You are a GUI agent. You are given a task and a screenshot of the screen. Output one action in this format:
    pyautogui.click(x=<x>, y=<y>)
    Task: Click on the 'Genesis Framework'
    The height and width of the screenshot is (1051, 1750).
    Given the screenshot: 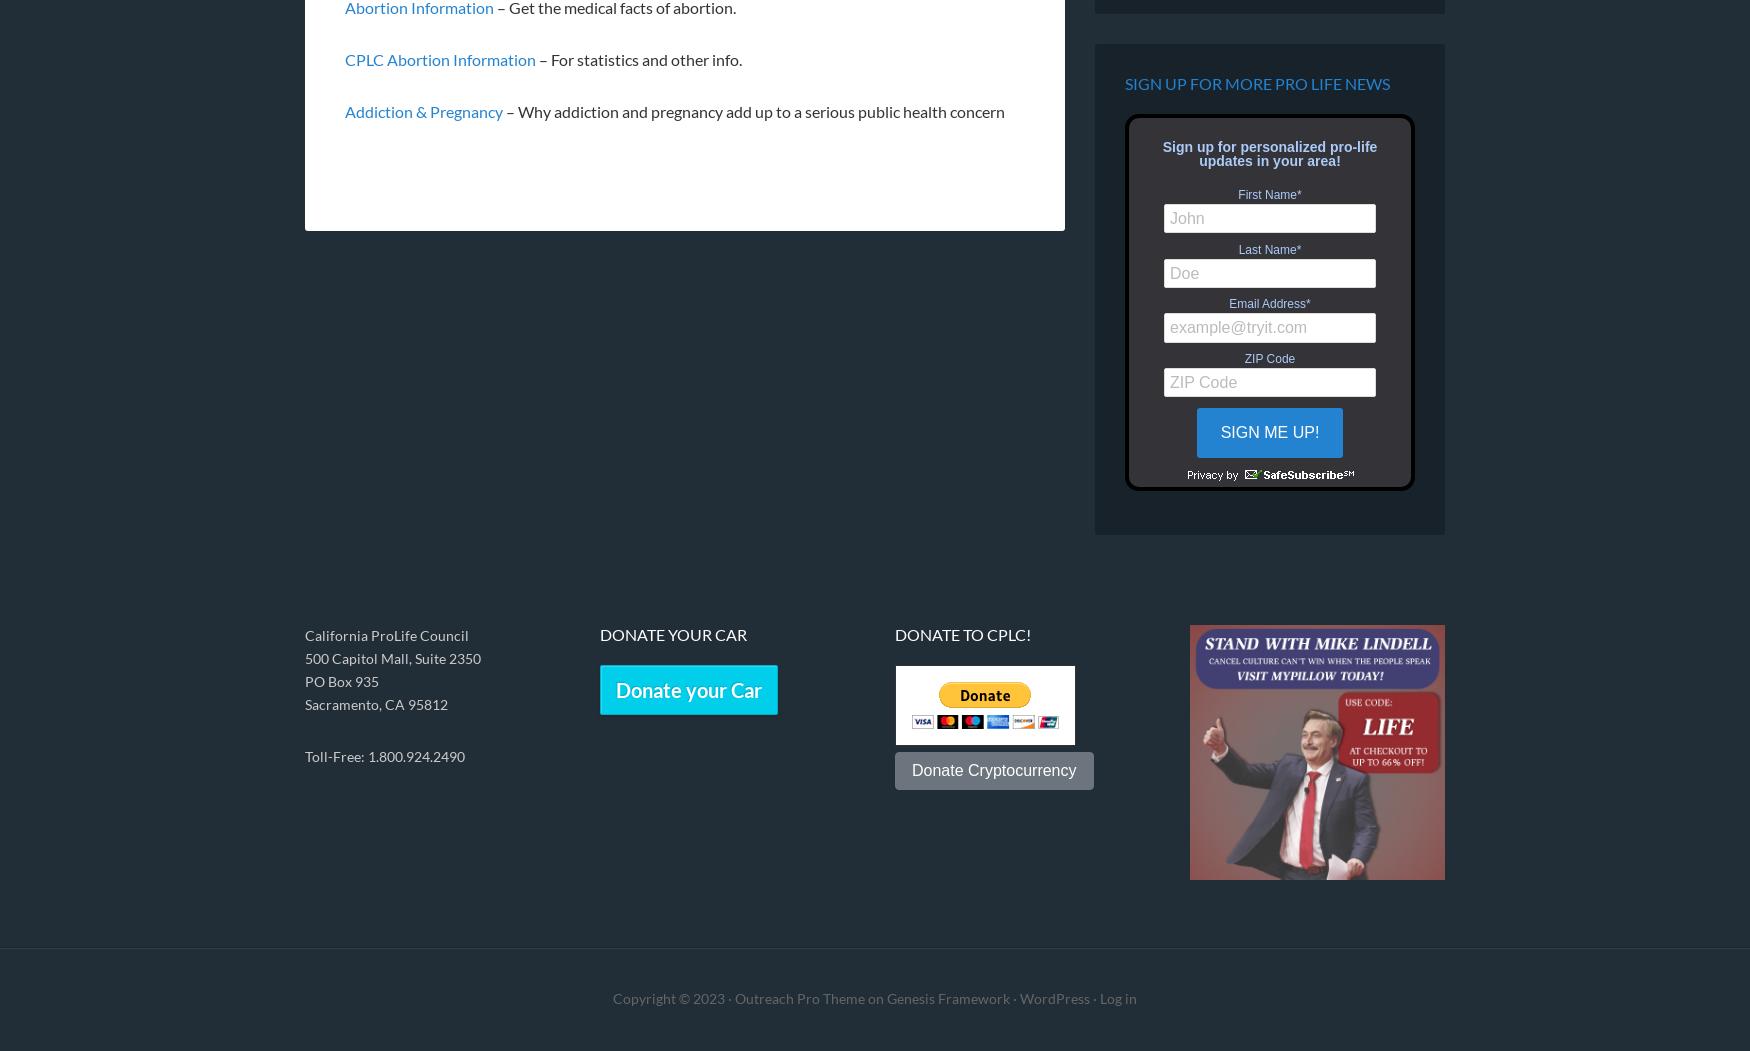 What is the action you would take?
    pyautogui.click(x=948, y=998)
    